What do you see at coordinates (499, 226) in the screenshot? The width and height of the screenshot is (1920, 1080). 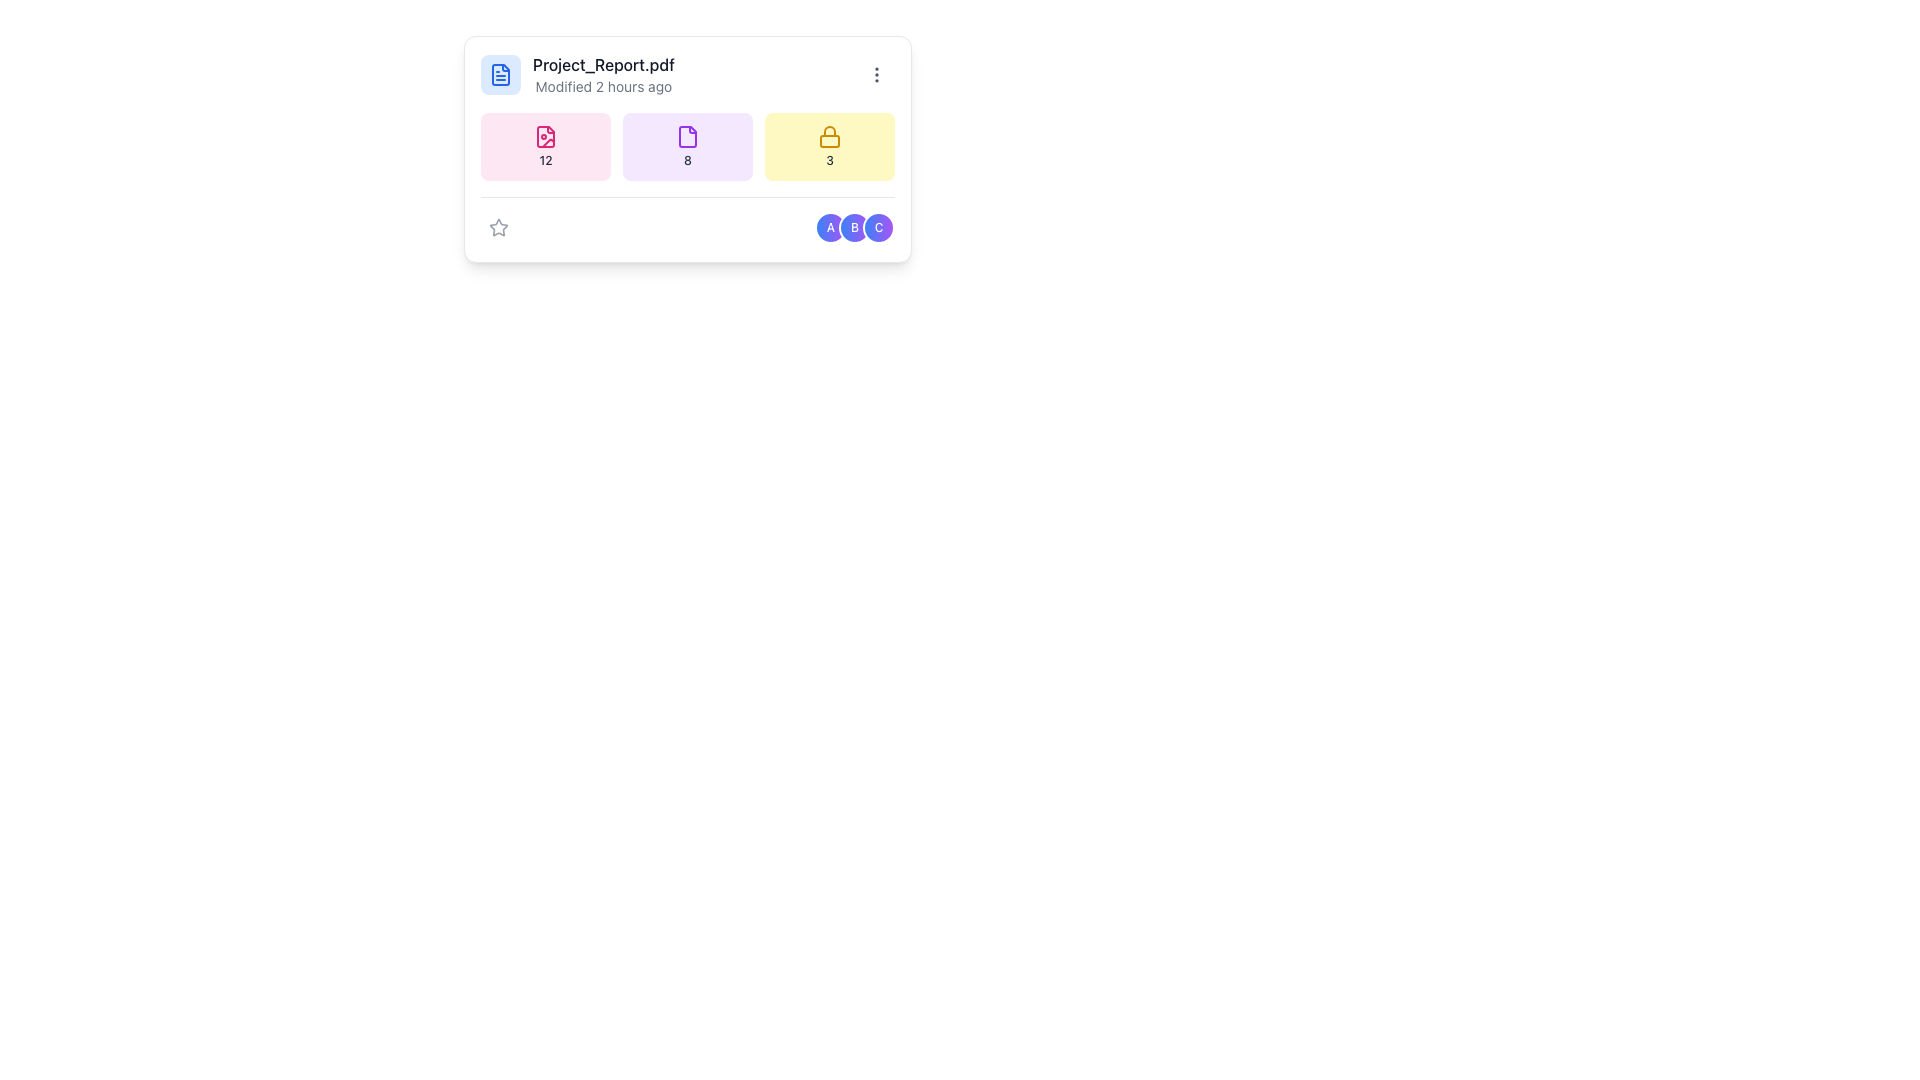 I see `the icon located in the bottom area of the UI section that displays file details, which is likely used for rating, favoriting, or marking an item` at bounding box center [499, 226].